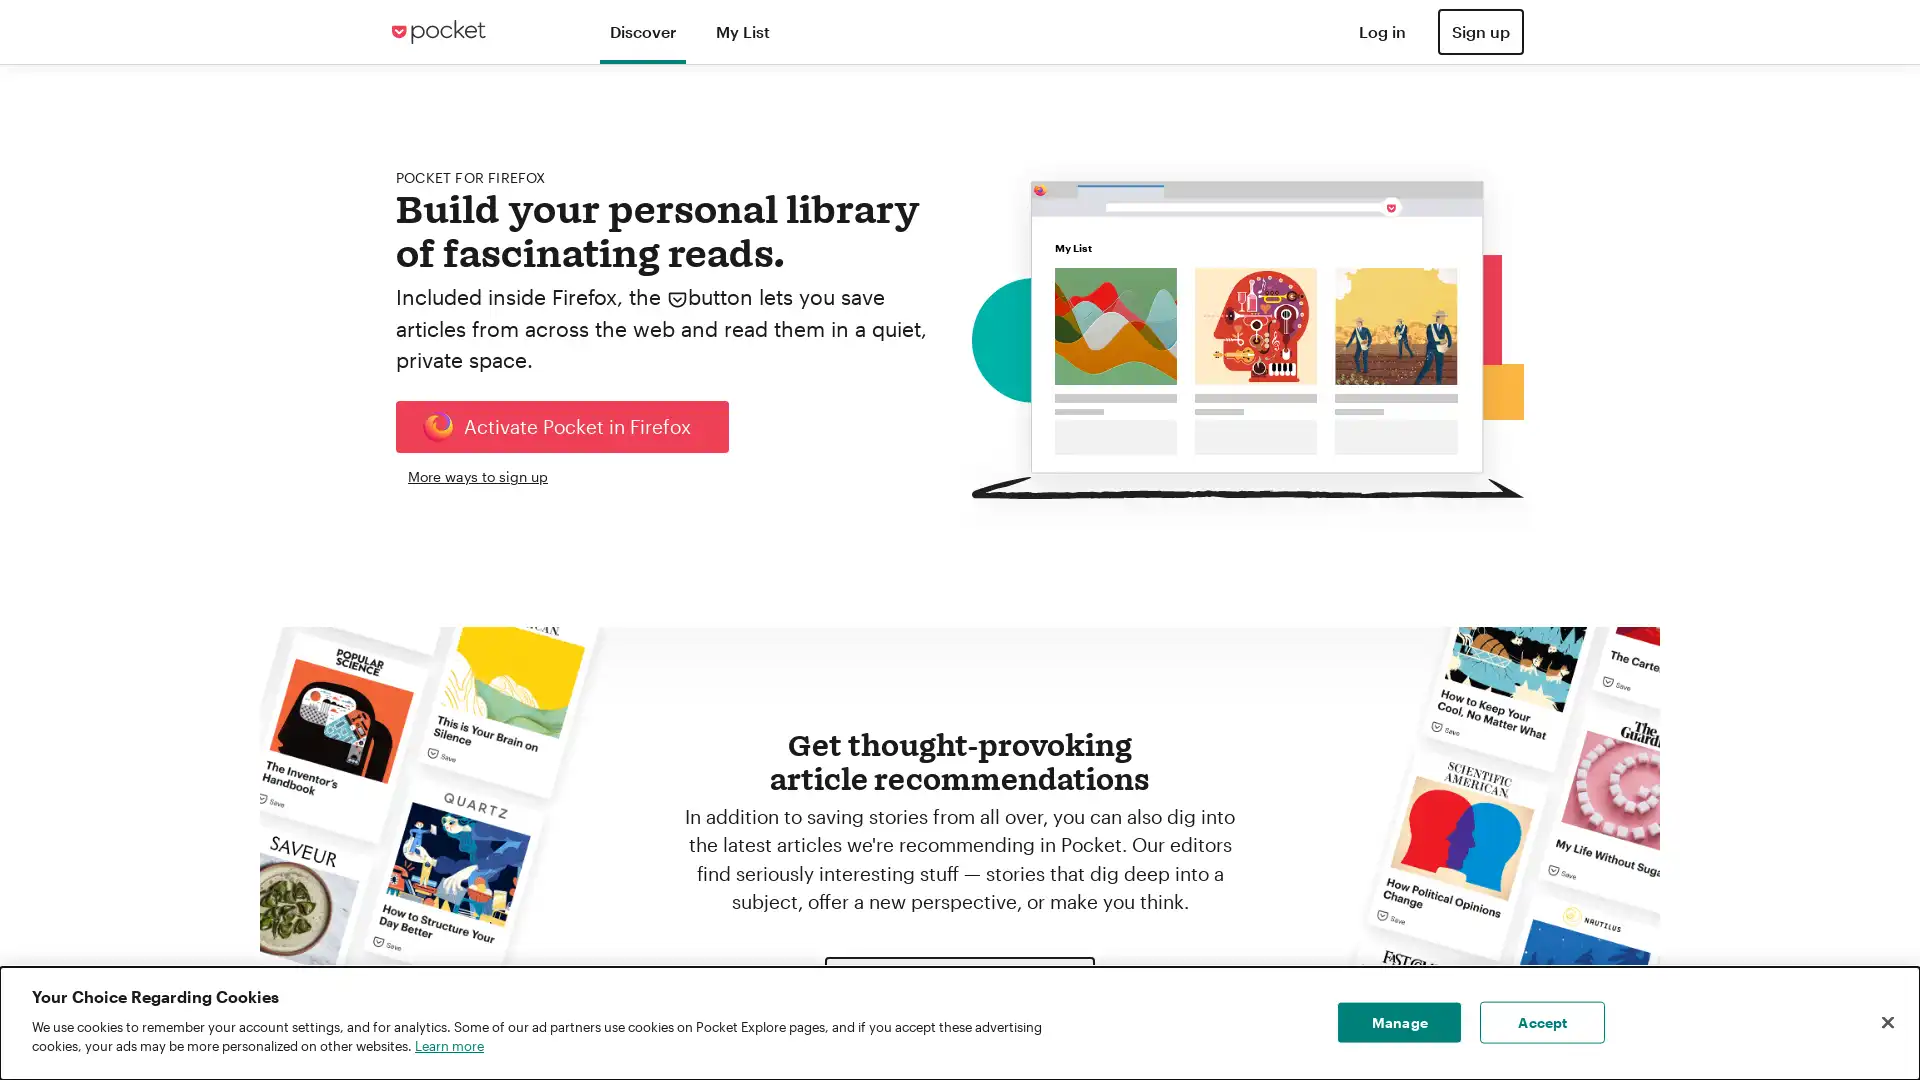 This screenshot has width=1920, height=1080. I want to click on Manage, so click(1398, 1022).